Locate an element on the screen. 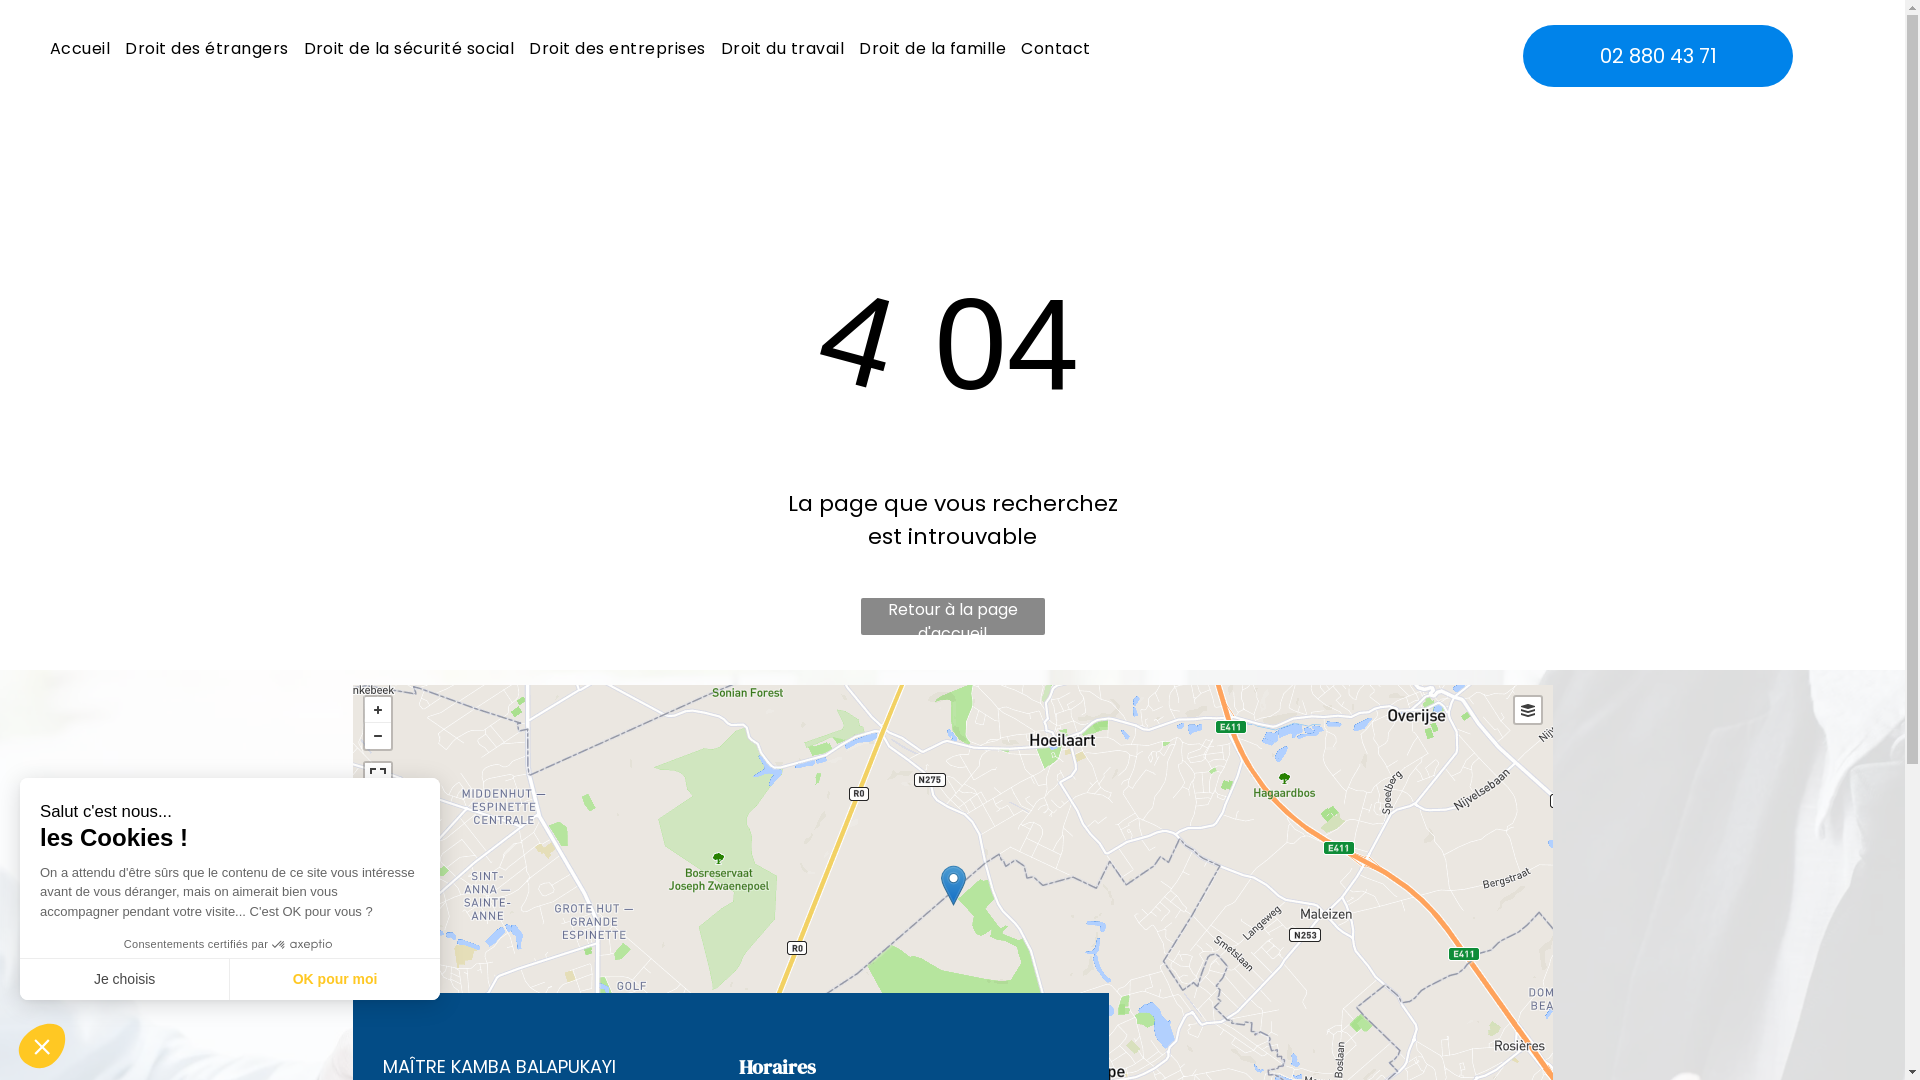 Image resolution: width=1920 pixels, height=1080 pixels. 'Droit de la famille' is located at coordinates (929, 48).